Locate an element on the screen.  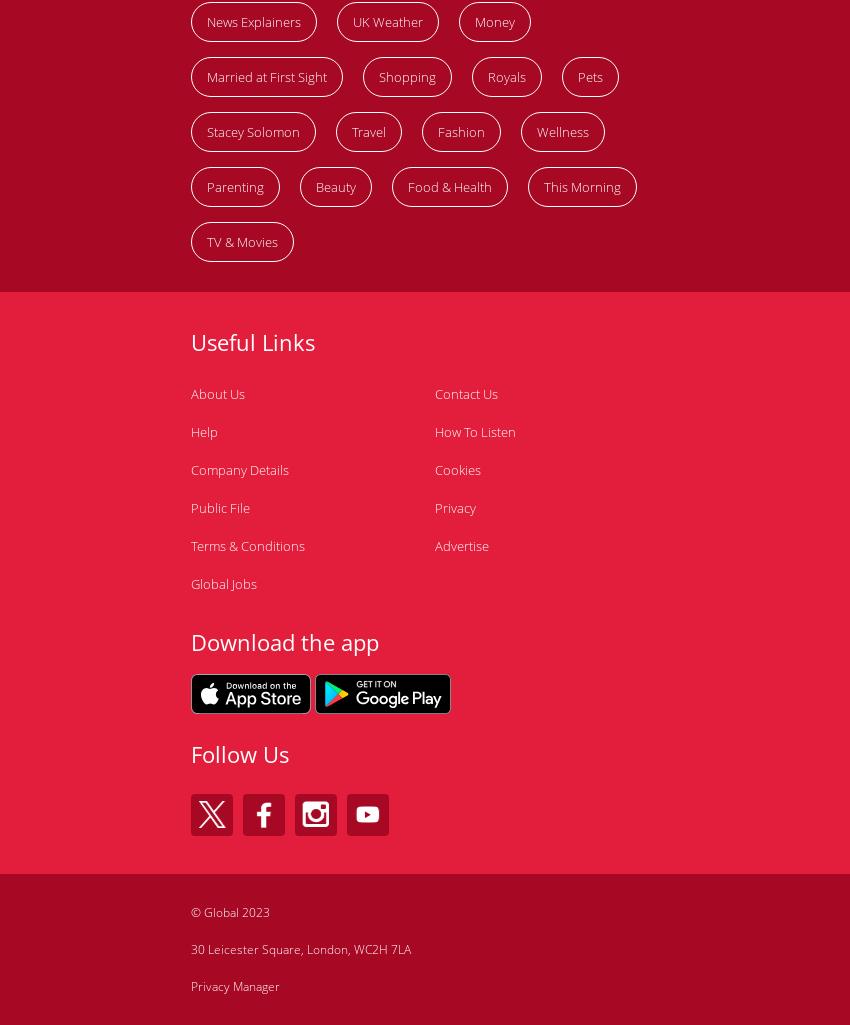
'Public File' is located at coordinates (220, 506).